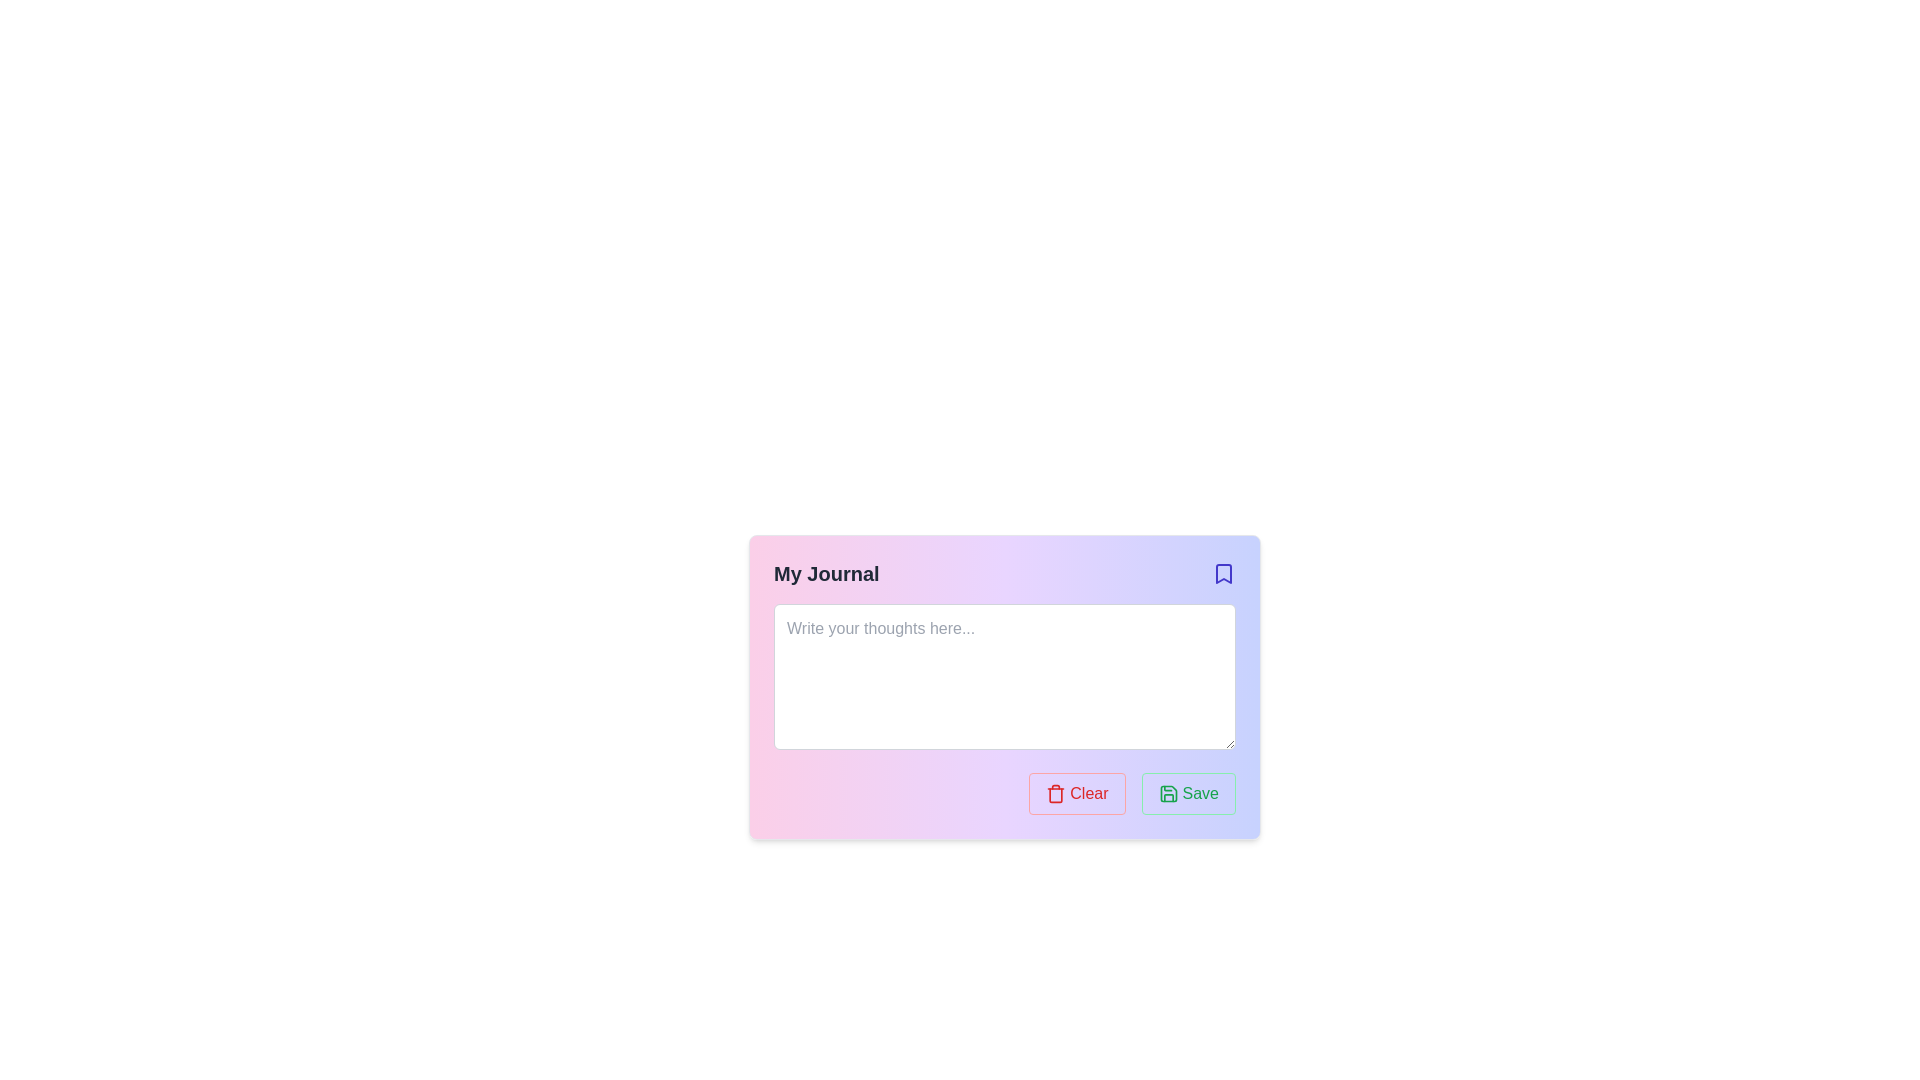  I want to click on the 'Clear' button with red text and a trash bin icon to clear the input field, so click(1075, 793).